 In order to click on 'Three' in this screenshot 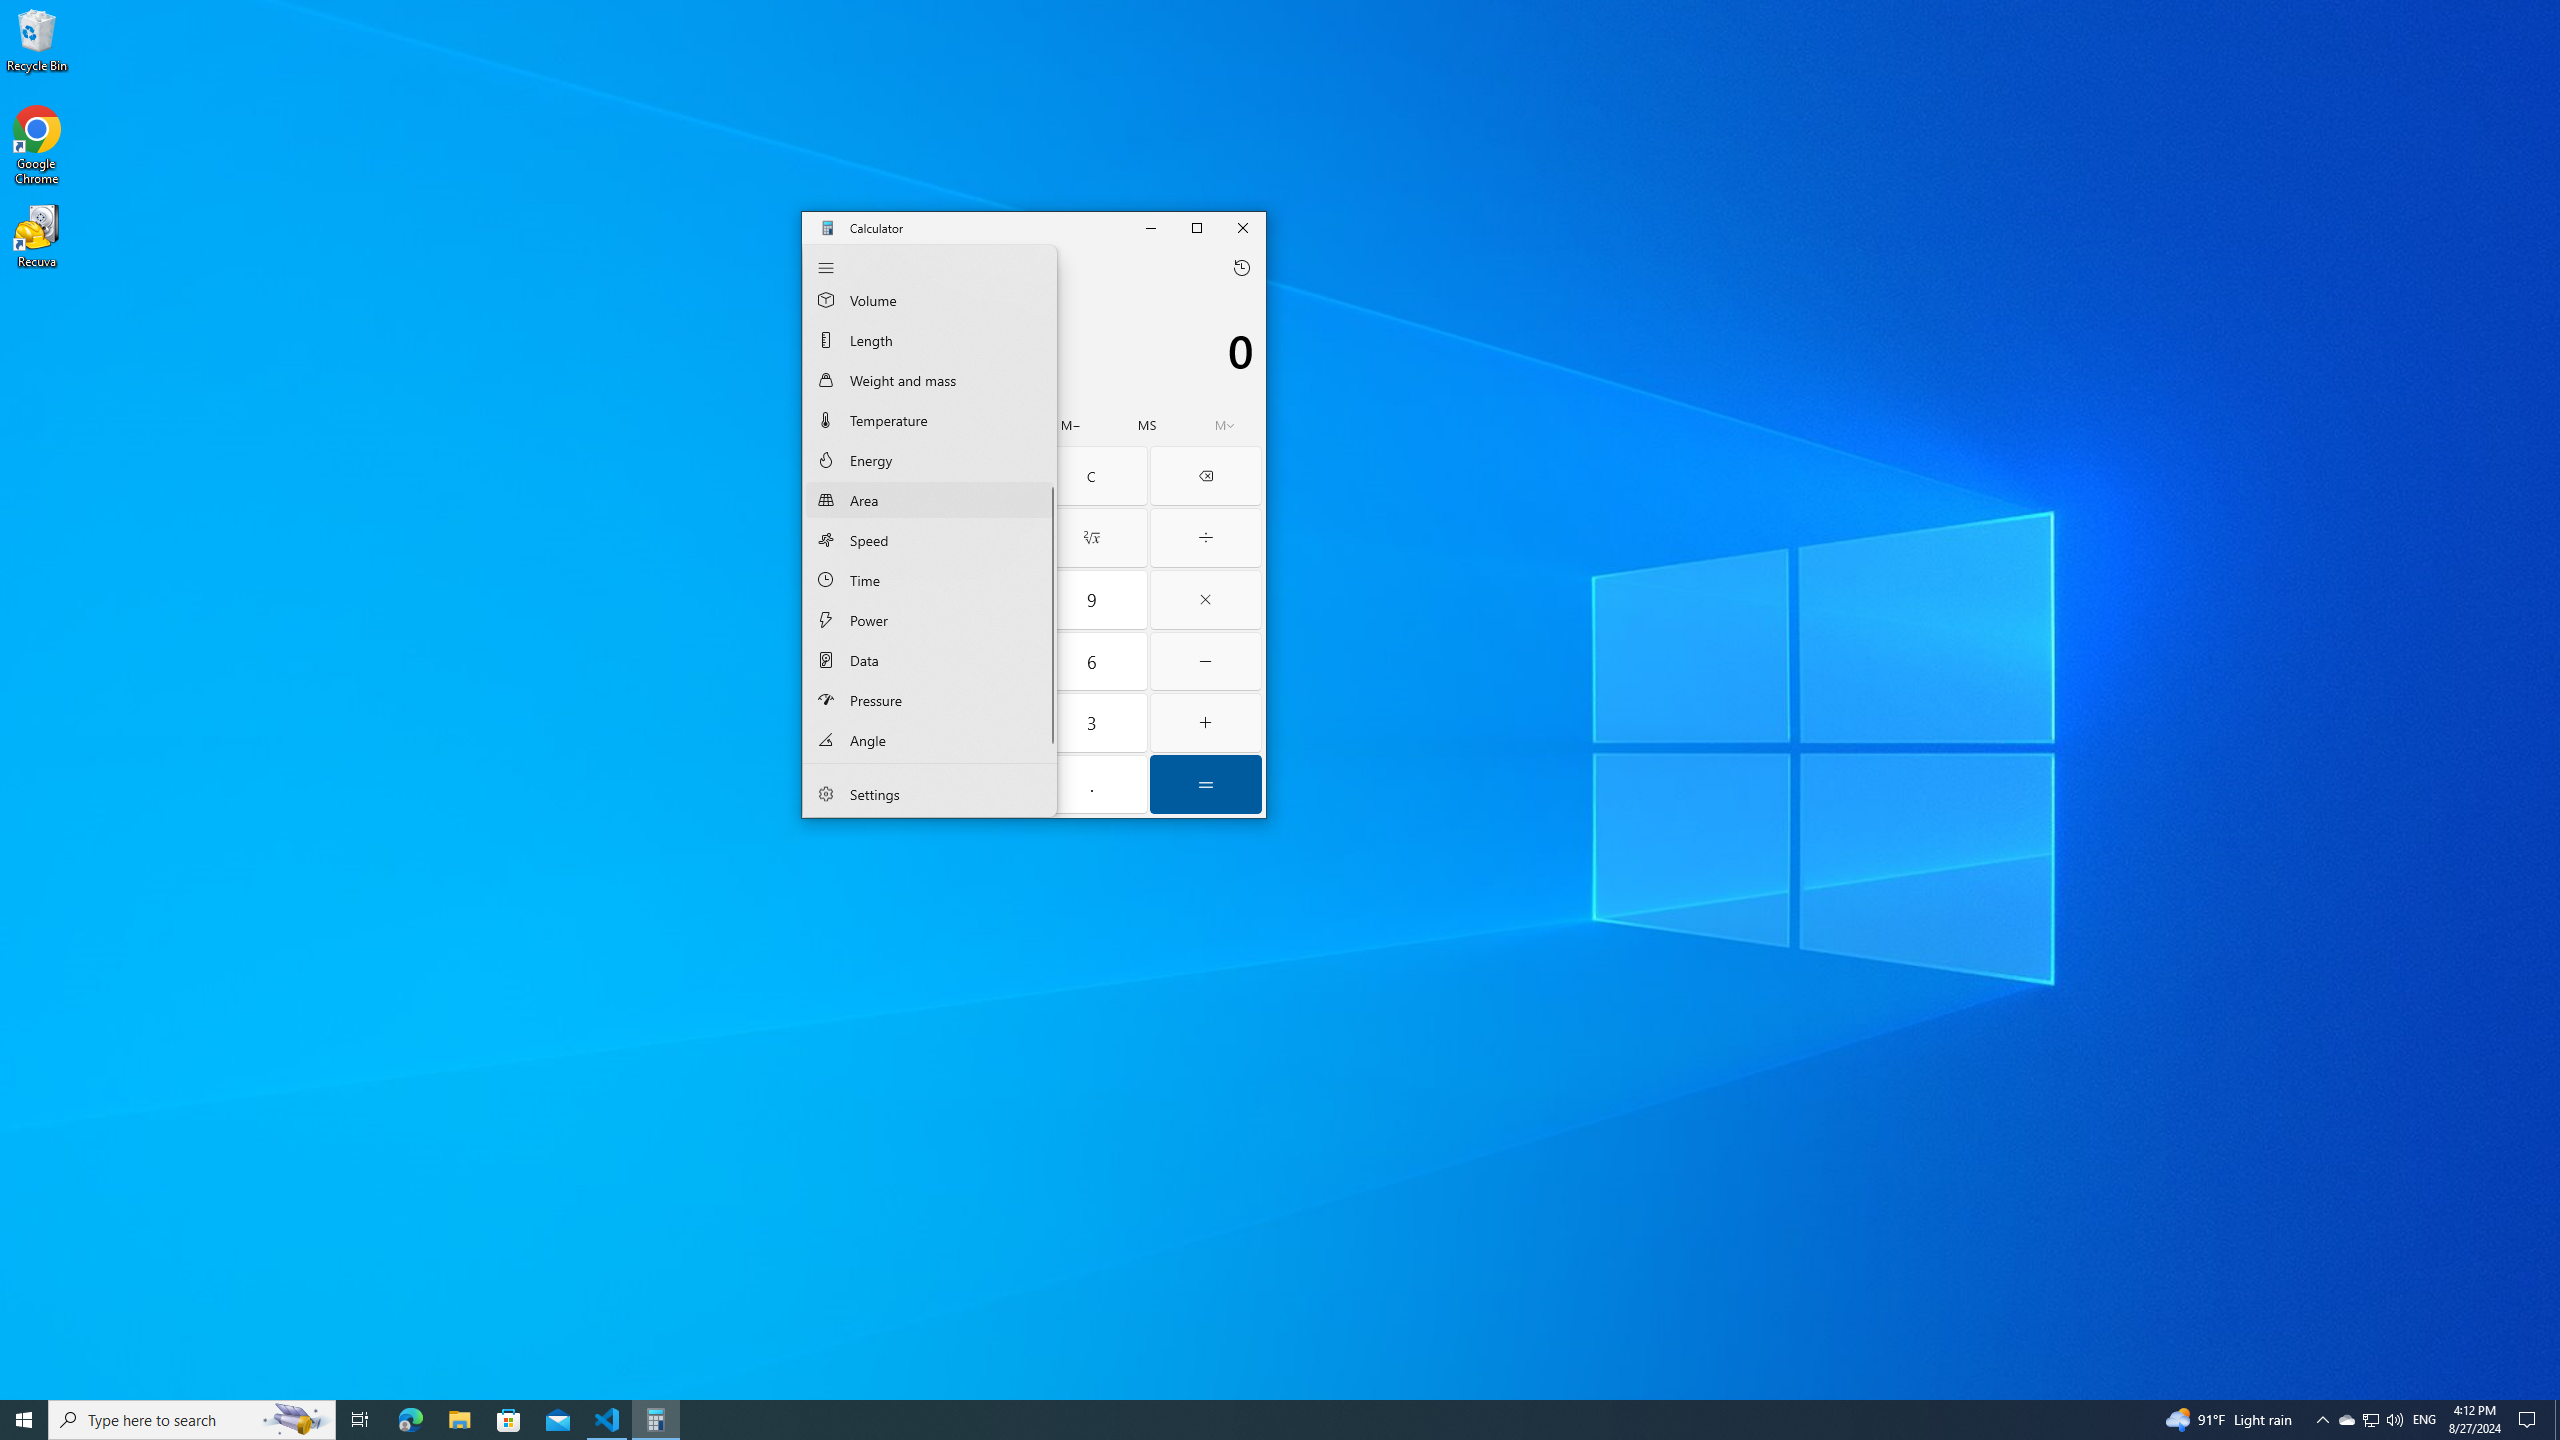, I will do `click(1091, 721)`.